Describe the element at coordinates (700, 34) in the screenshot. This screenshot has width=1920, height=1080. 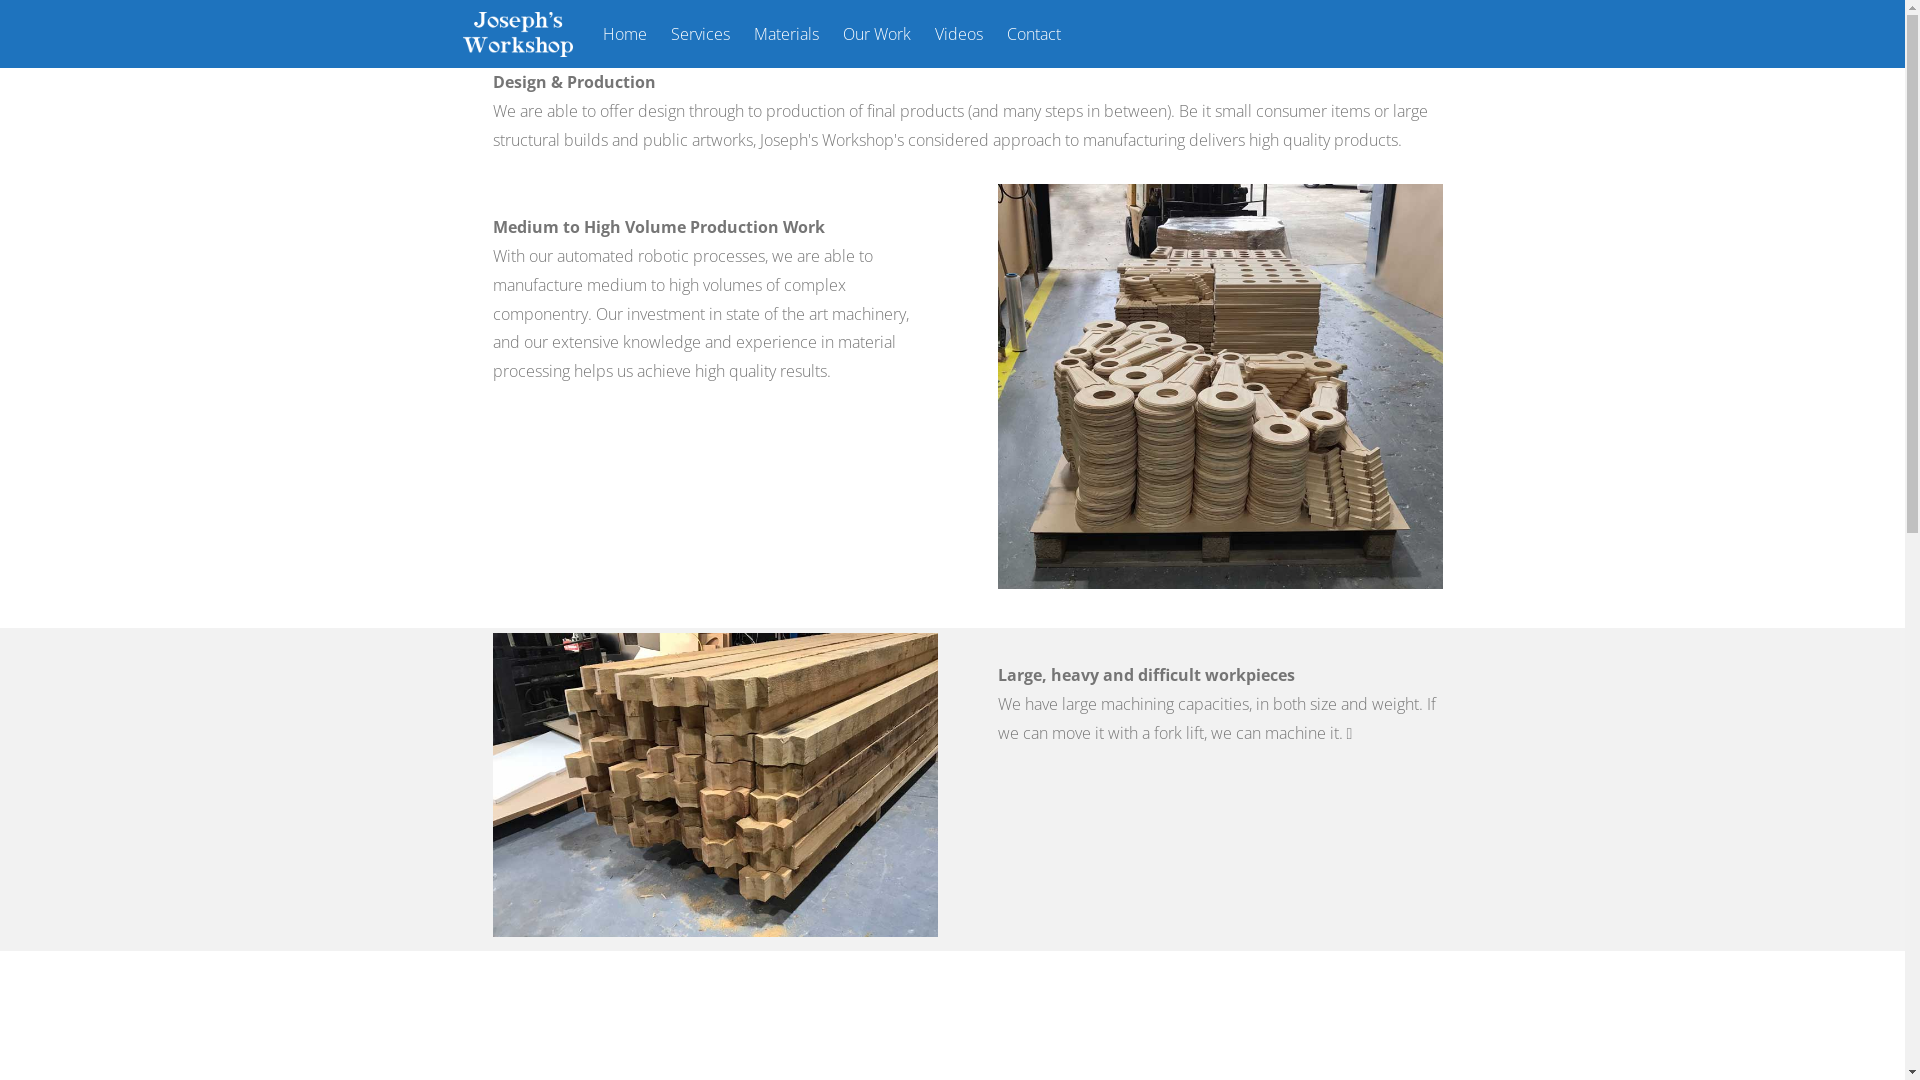
I see `'Services'` at that location.